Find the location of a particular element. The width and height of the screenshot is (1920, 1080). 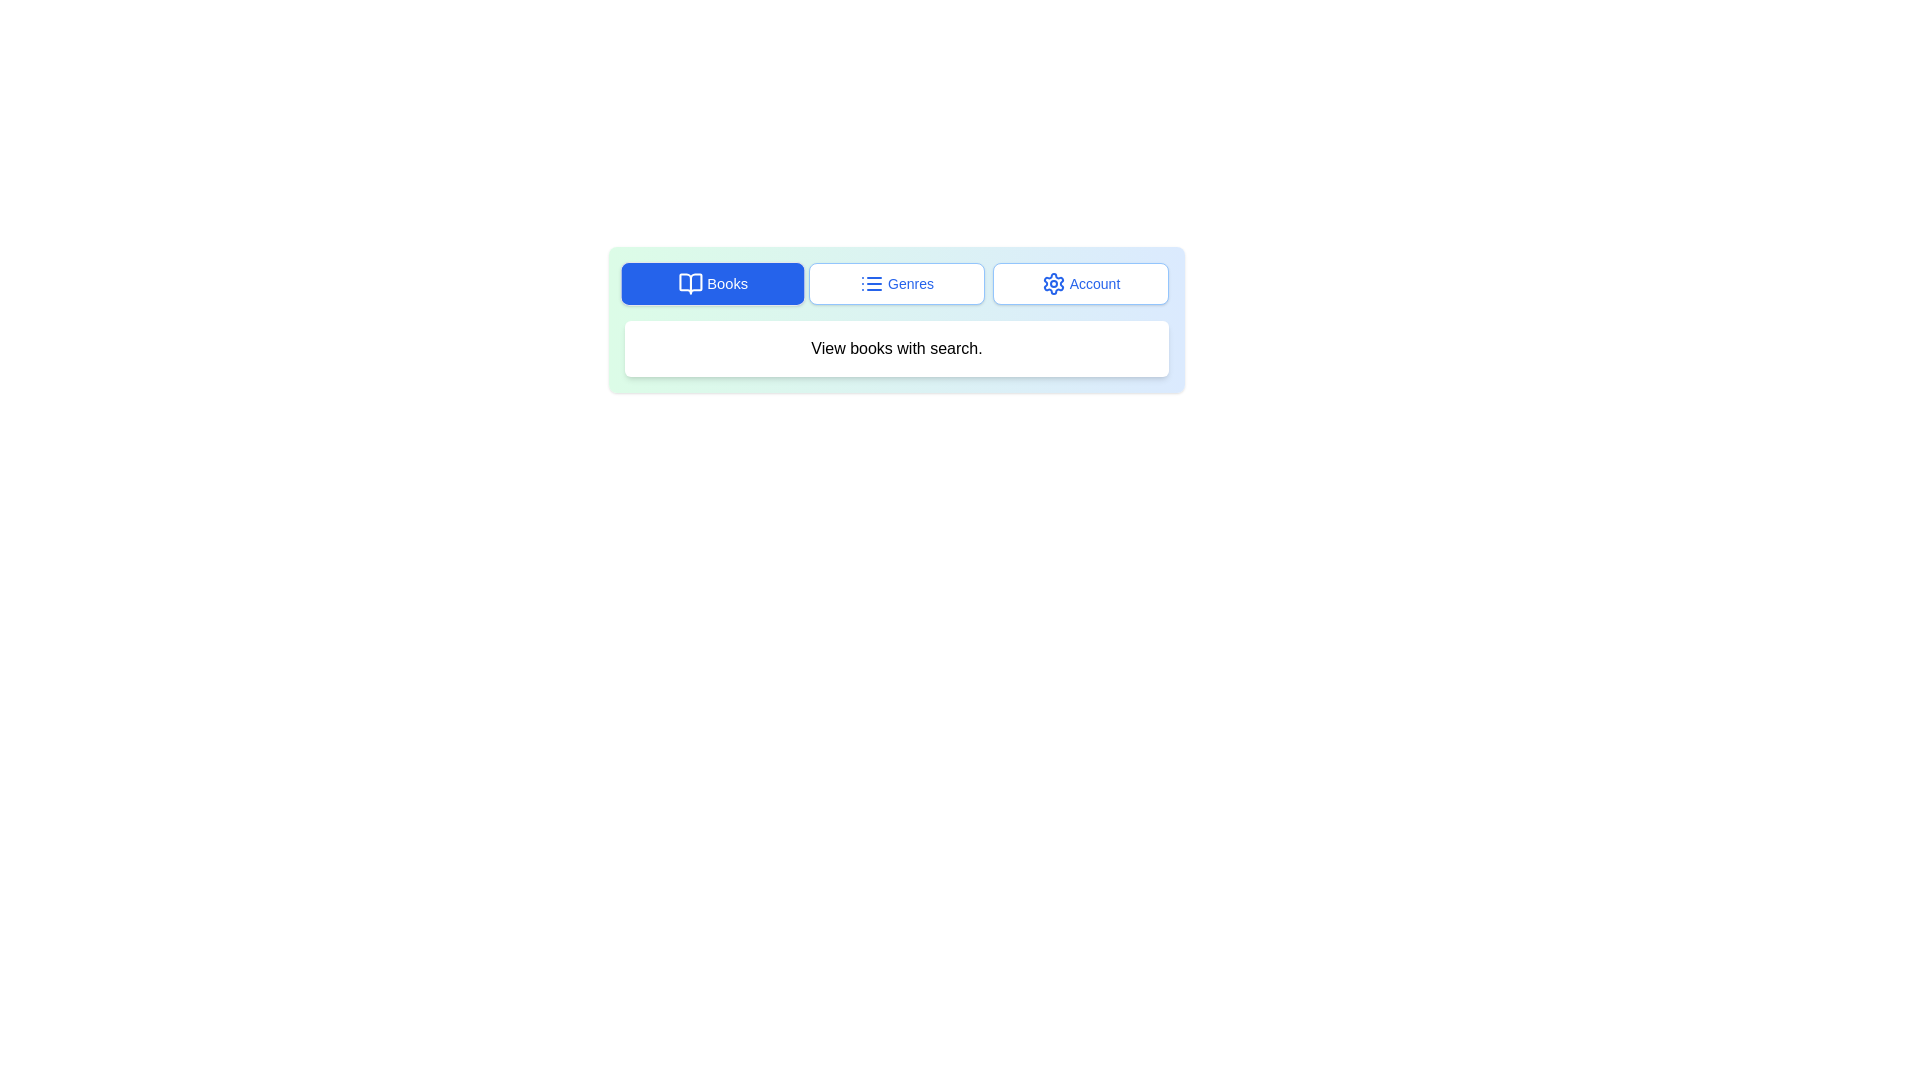

the 'Genres' button, which is the middle button in a horizontal group of three buttons is located at coordinates (896, 284).